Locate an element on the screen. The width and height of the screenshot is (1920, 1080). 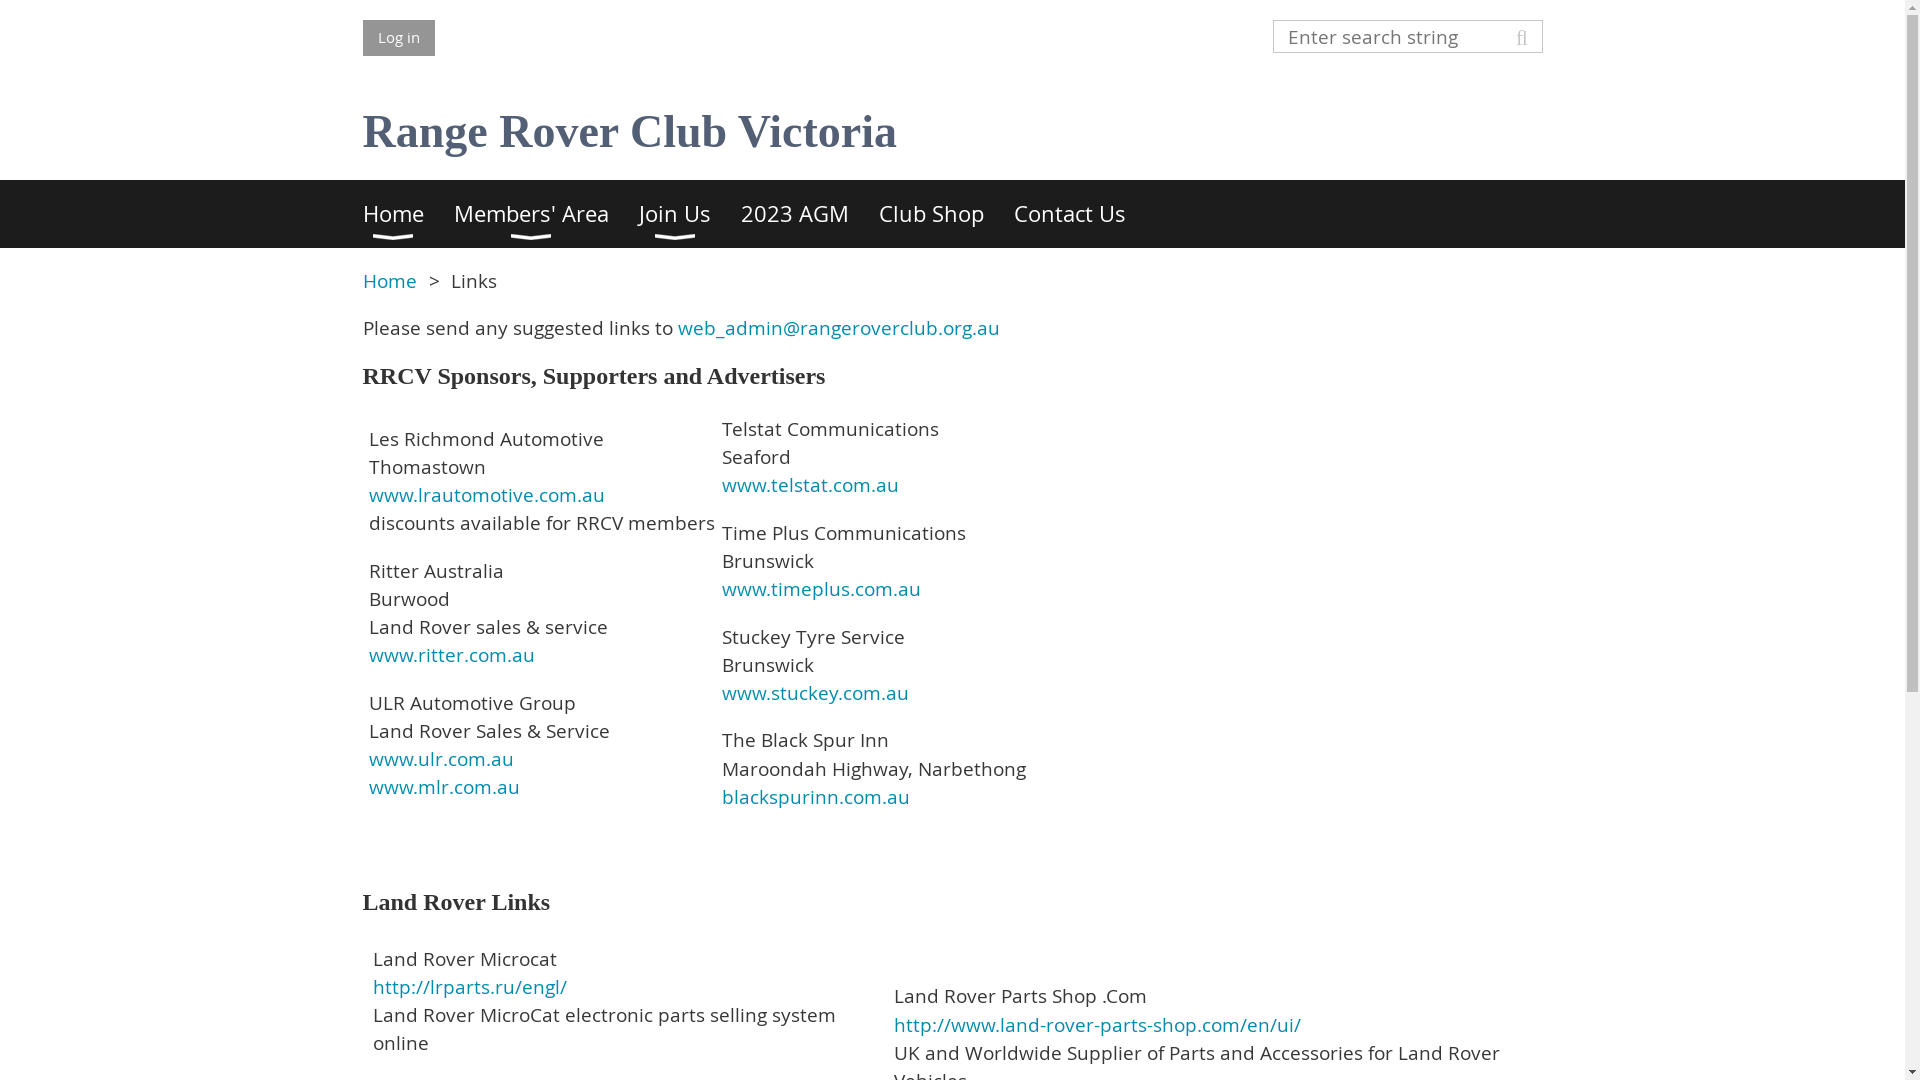
'www.mlr.com.au' is located at coordinates (442, 785).